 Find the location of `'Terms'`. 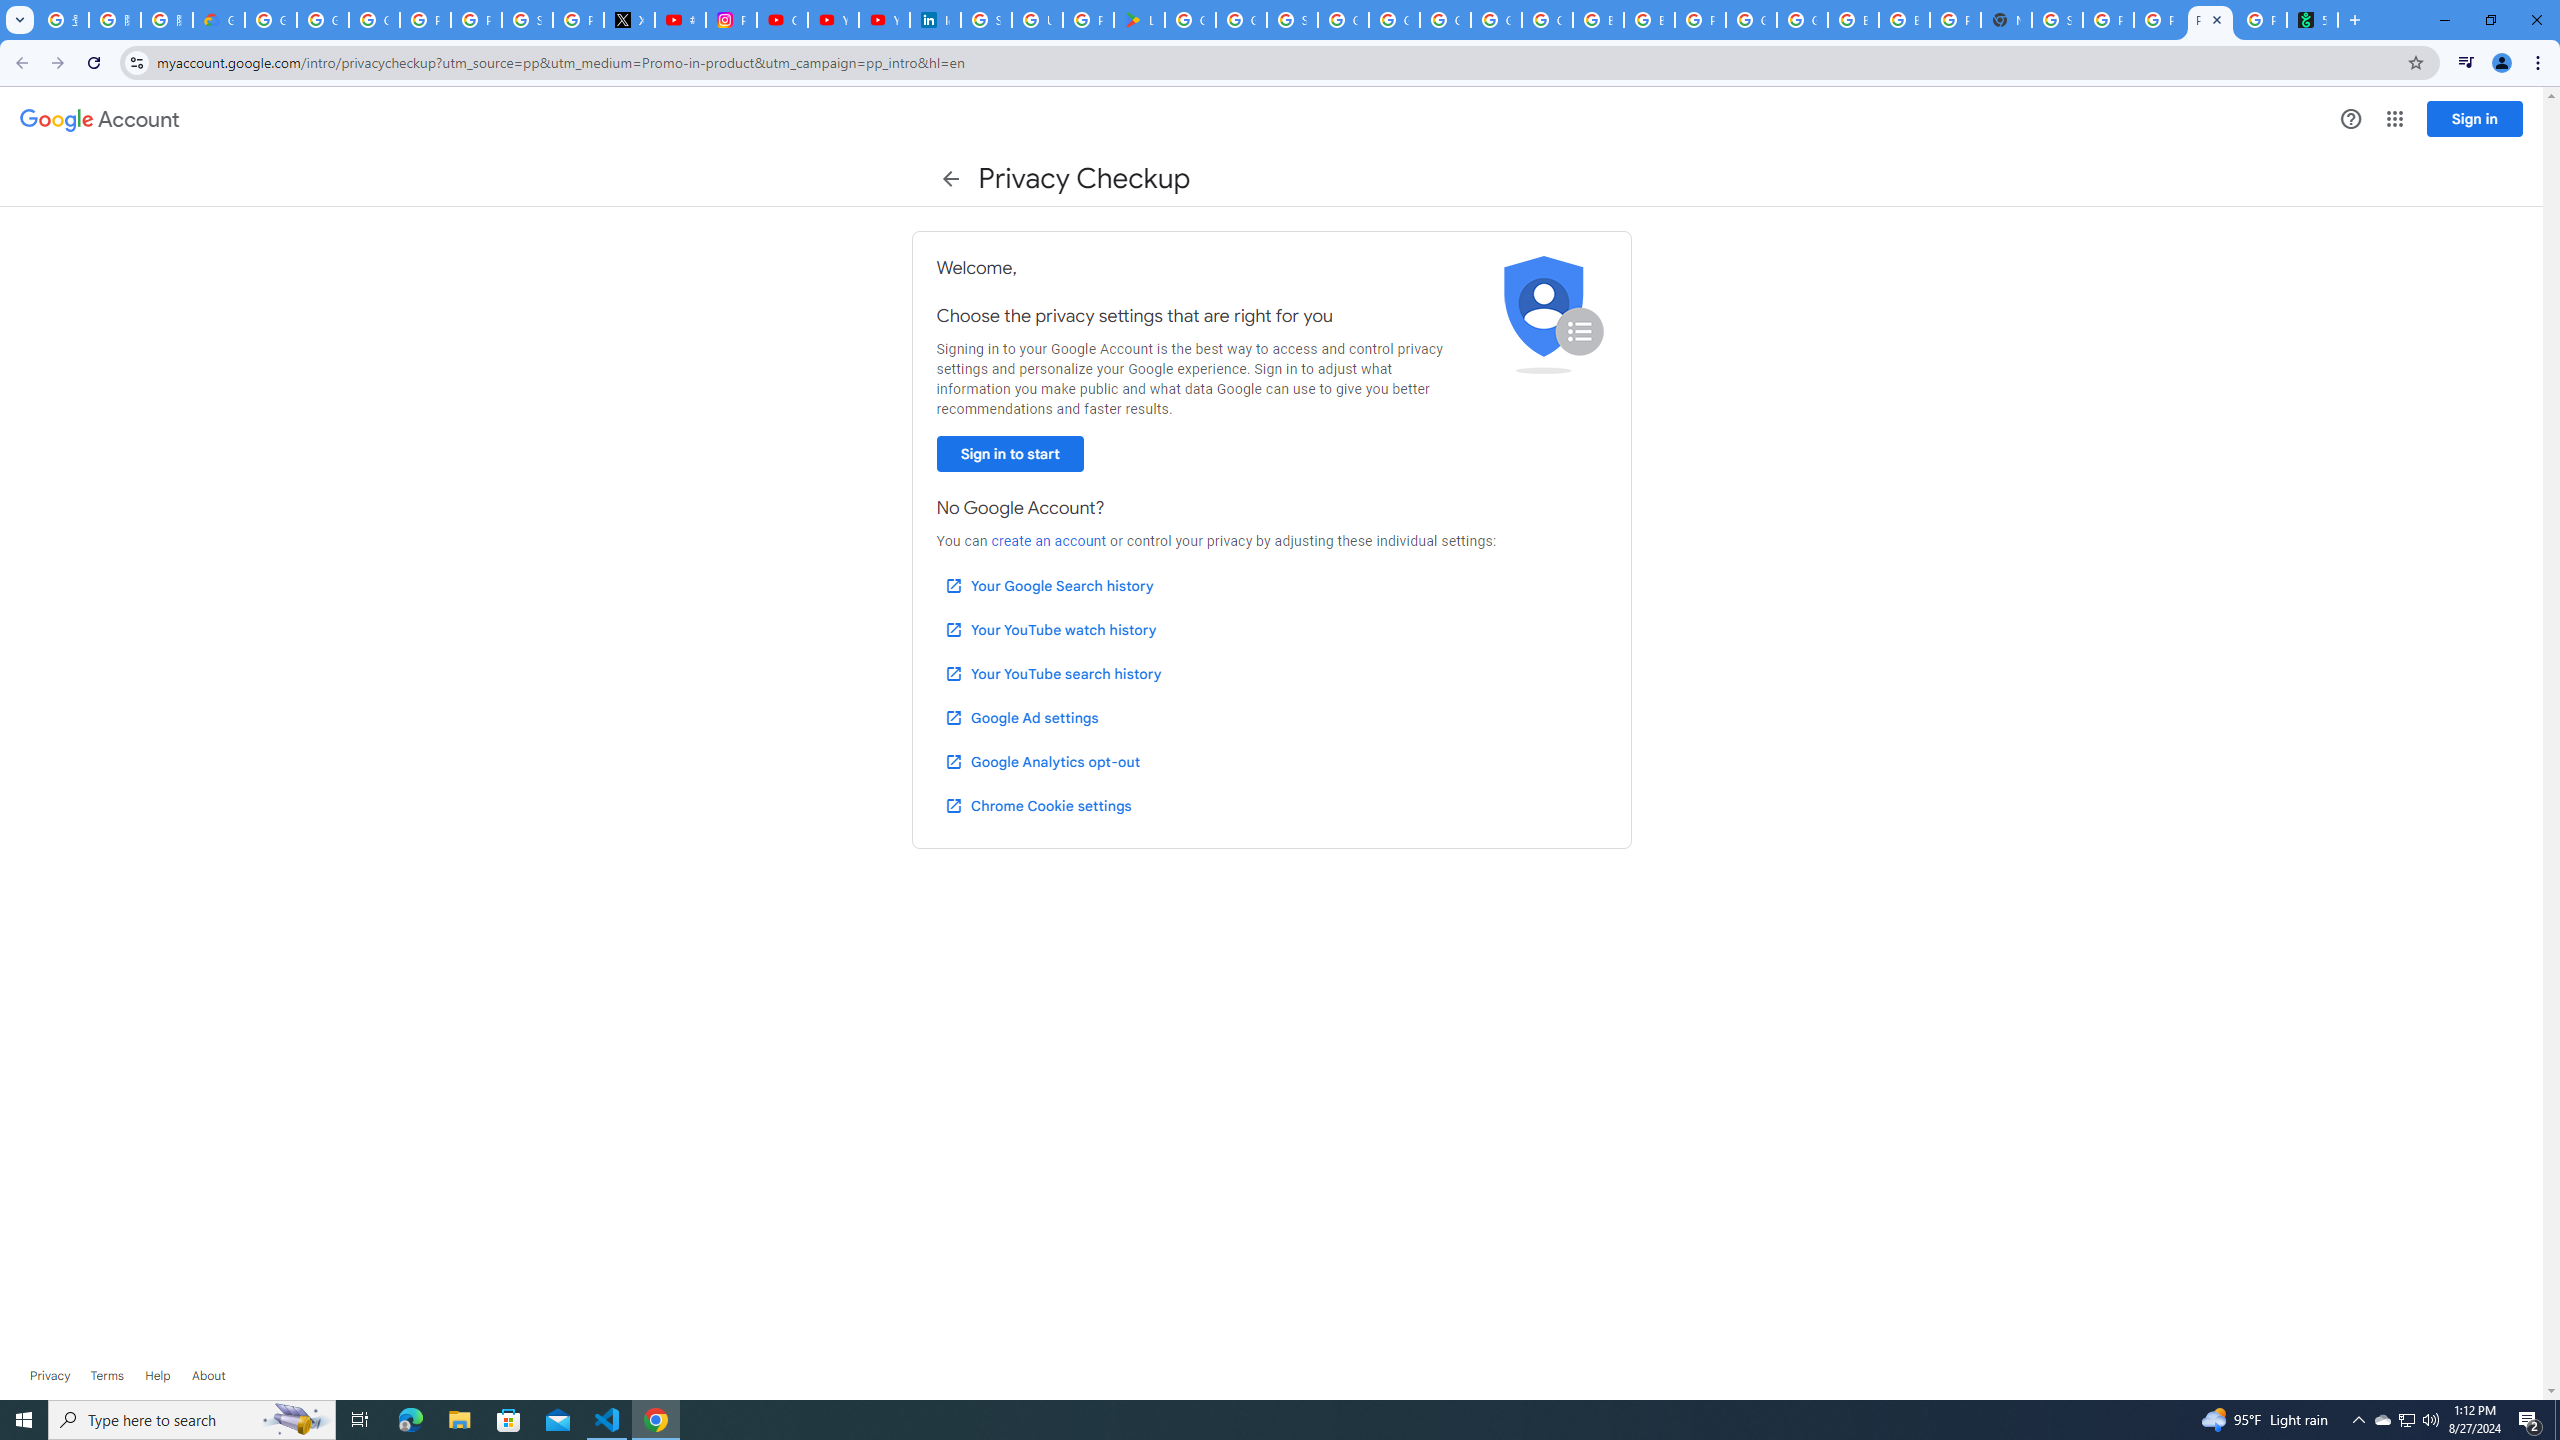

'Terms' is located at coordinates (106, 1374).